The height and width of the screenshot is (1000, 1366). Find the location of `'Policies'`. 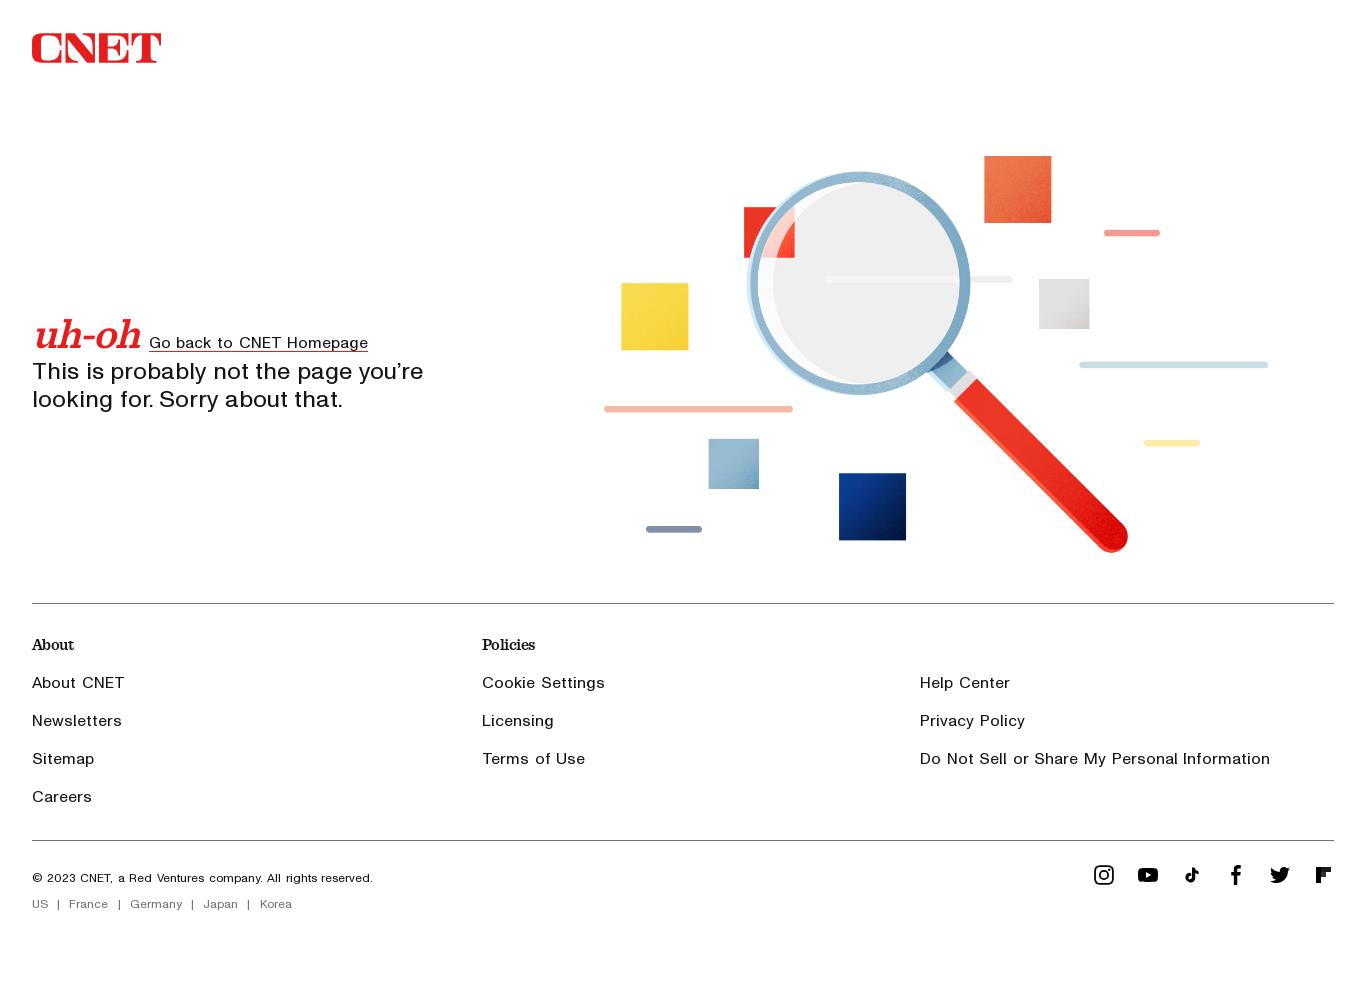

'Policies' is located at coordinates (508, 643).